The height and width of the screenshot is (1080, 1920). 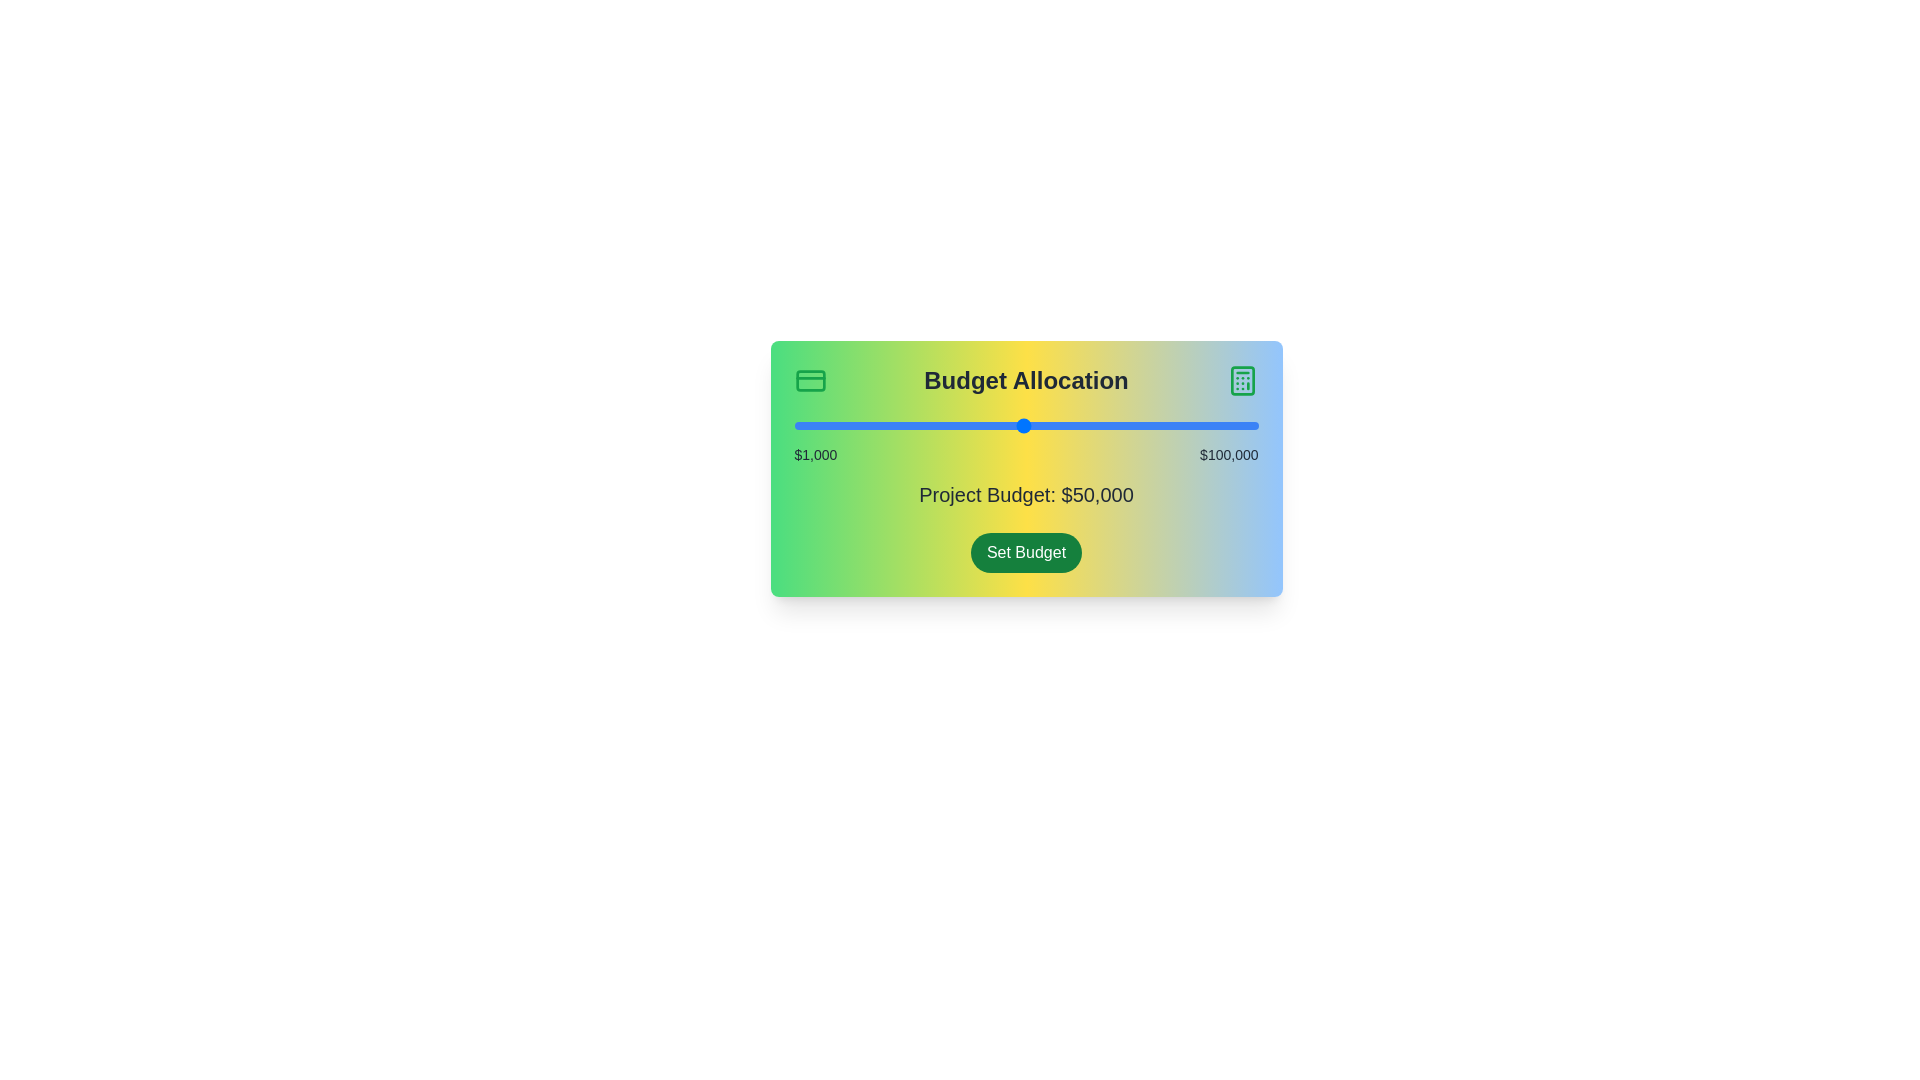 What do you see at coordinates (1186, 424) in the screenshot?
I see `the slider to set the budget to 84721` at bounding box center [1186, 424].